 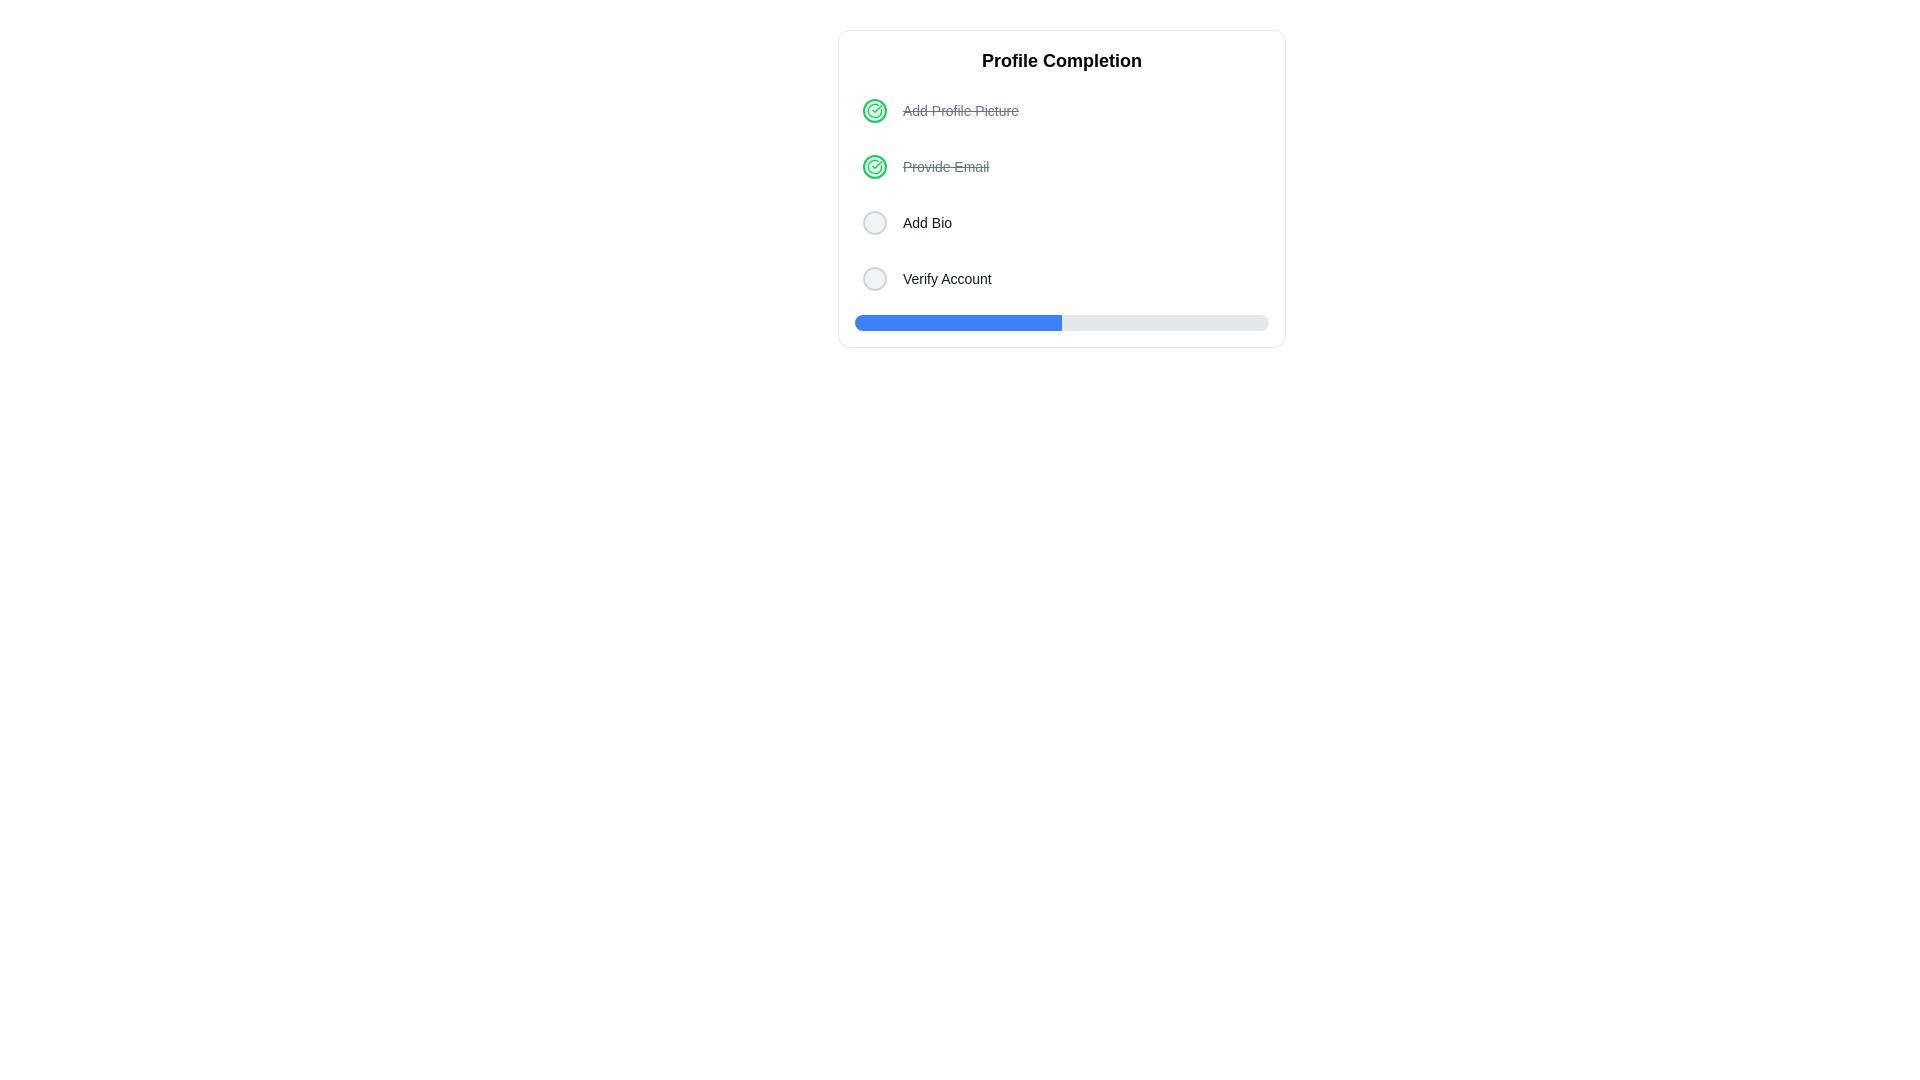 I want to click on the circular UI element located to the left of the 'Verify Account' label, which serves as a status indicator or button for verifying an account, so click(x=874, y=278).